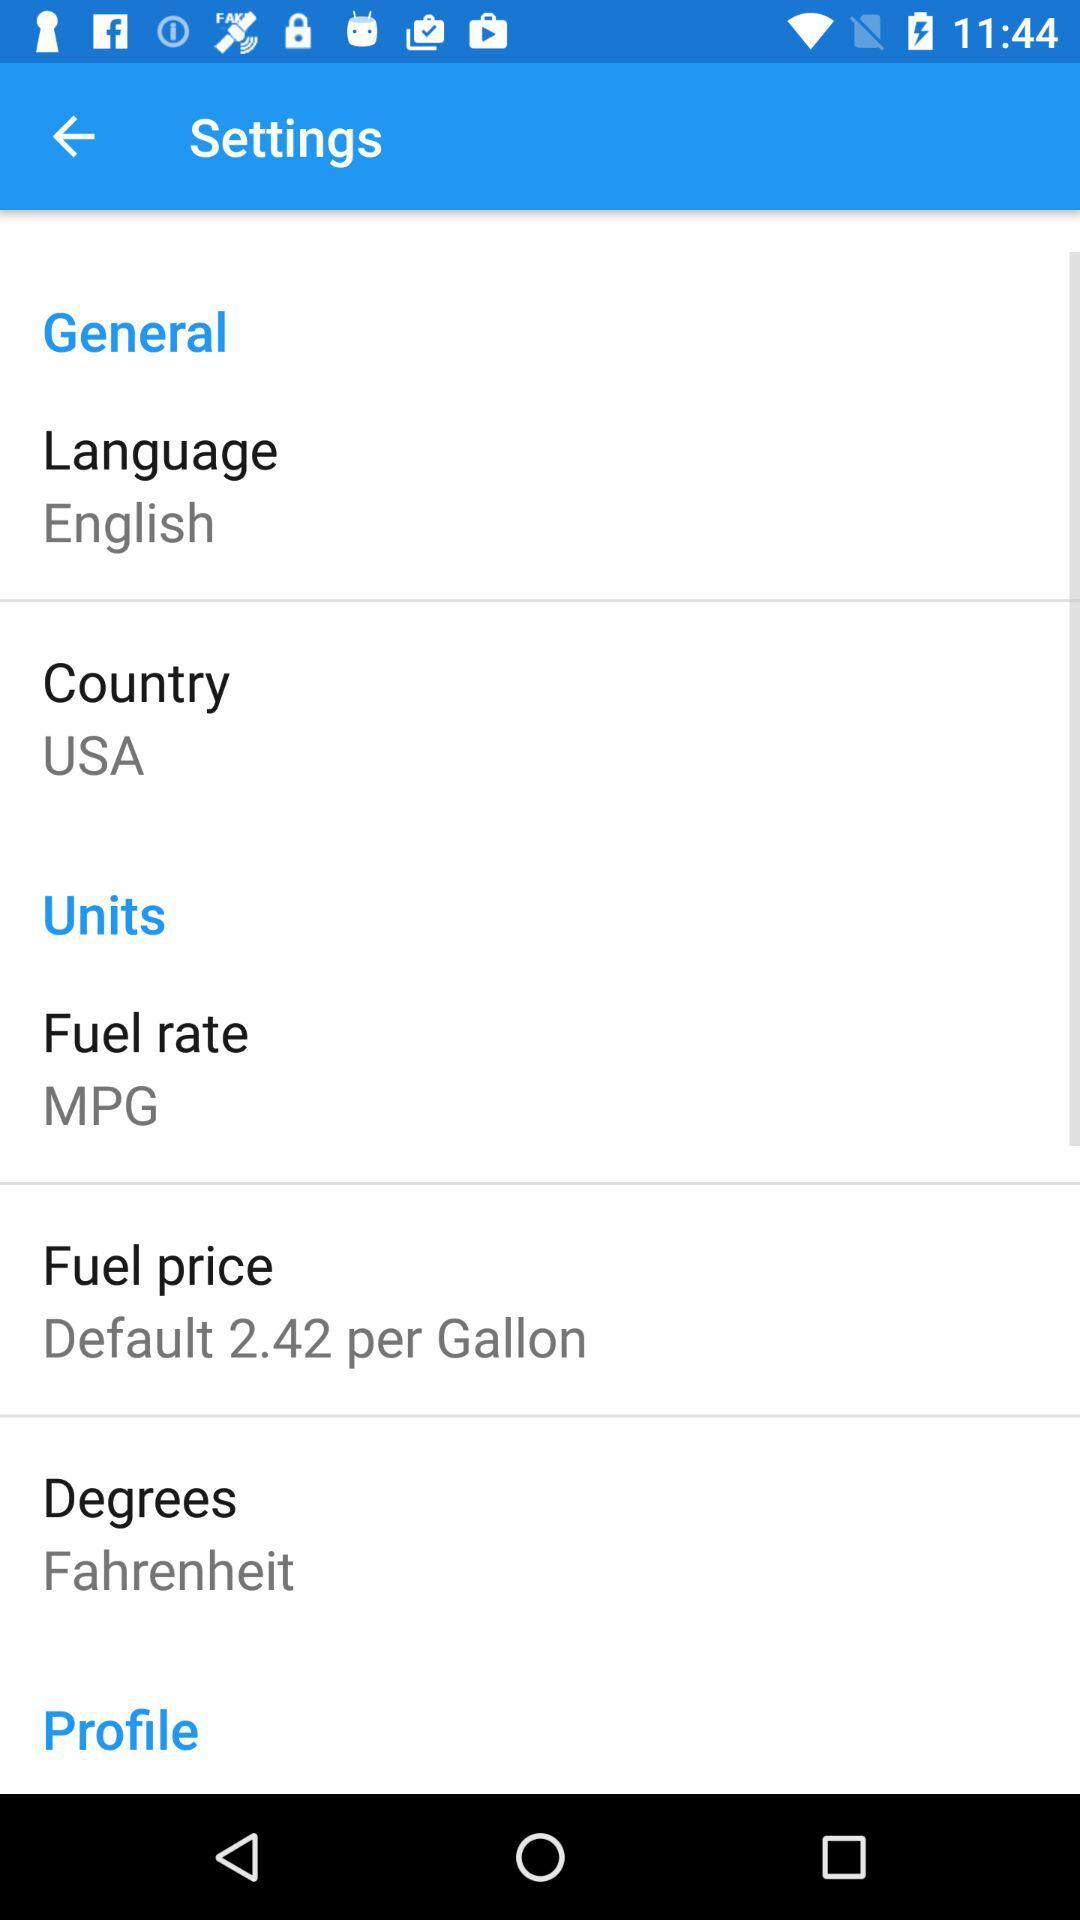 This screenshot has height=1920, width=1080. I want to click on fuel rate, so click(144, 1030).